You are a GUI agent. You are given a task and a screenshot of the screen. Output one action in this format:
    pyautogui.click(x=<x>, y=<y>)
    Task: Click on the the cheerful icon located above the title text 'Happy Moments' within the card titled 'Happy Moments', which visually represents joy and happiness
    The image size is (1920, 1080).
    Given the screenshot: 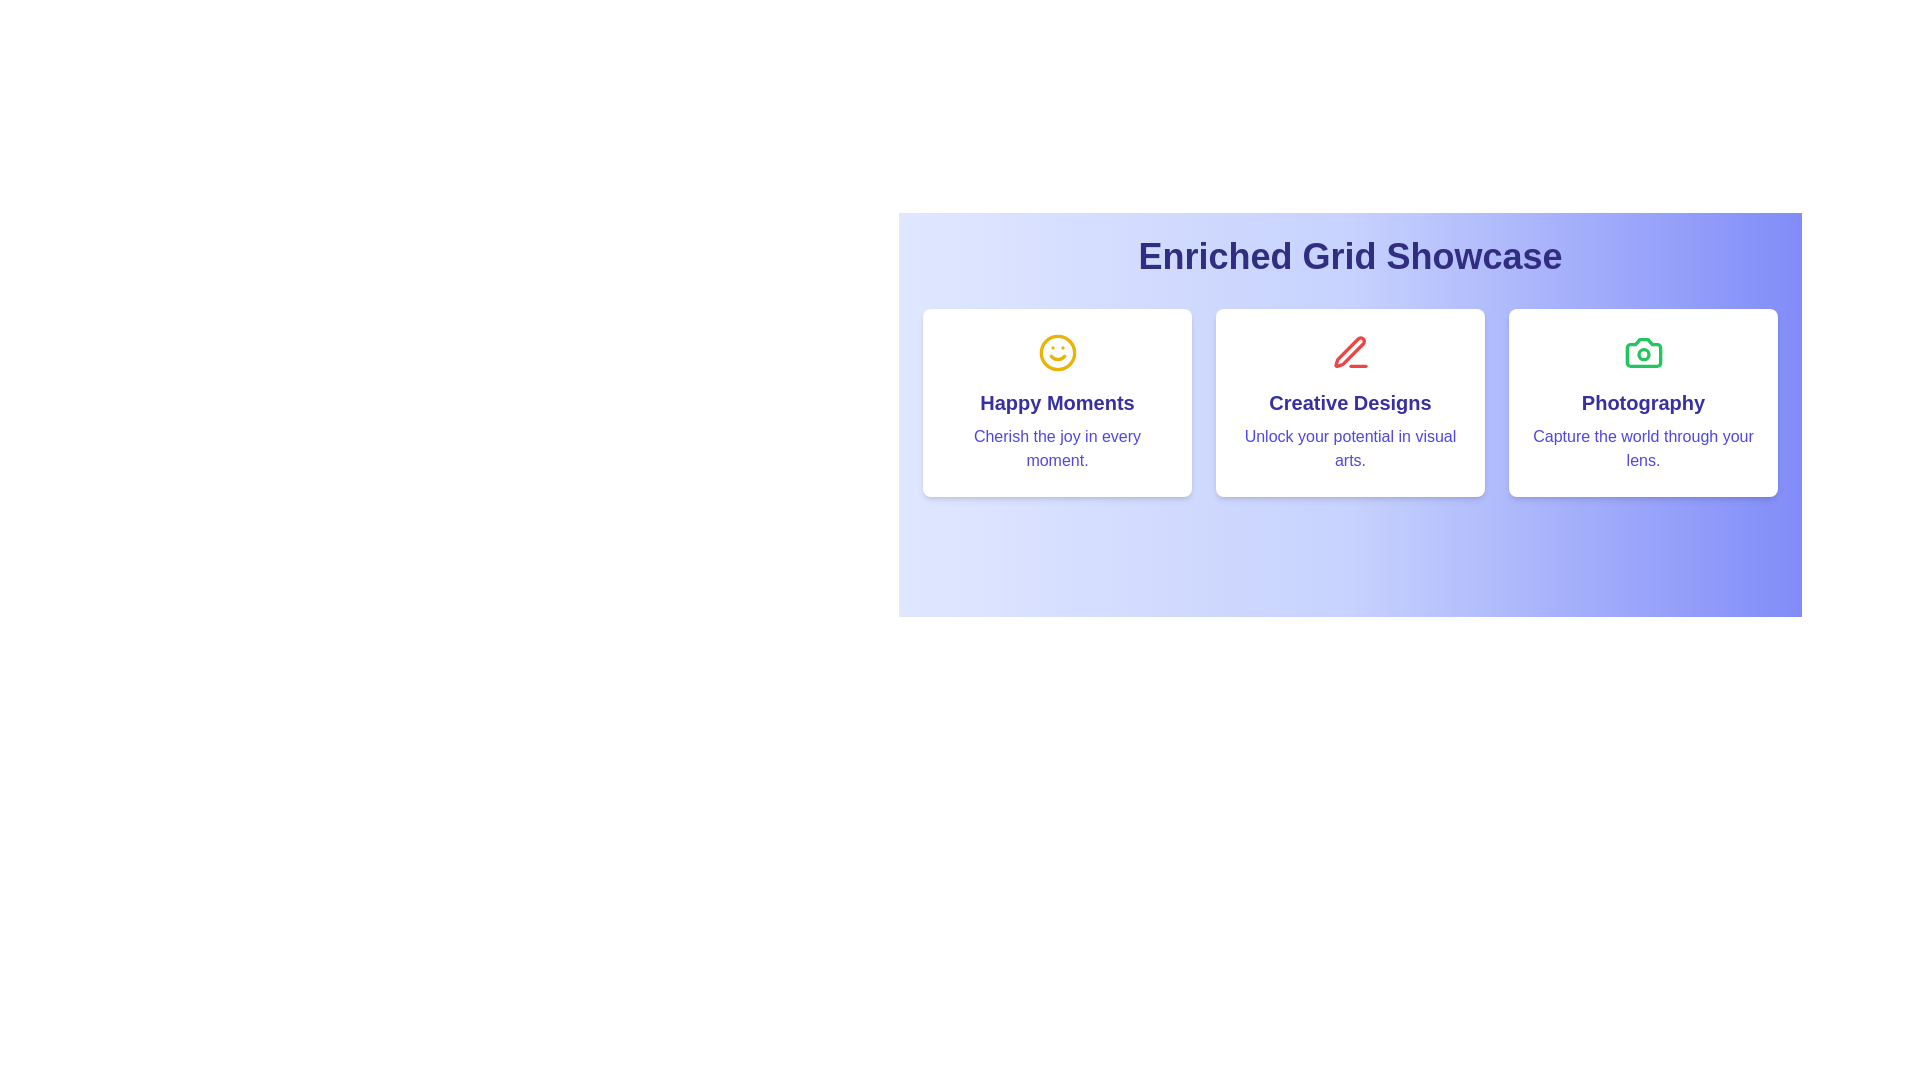 What is the action you would take?
    pyautogui.click(x=1056, y=352)
    